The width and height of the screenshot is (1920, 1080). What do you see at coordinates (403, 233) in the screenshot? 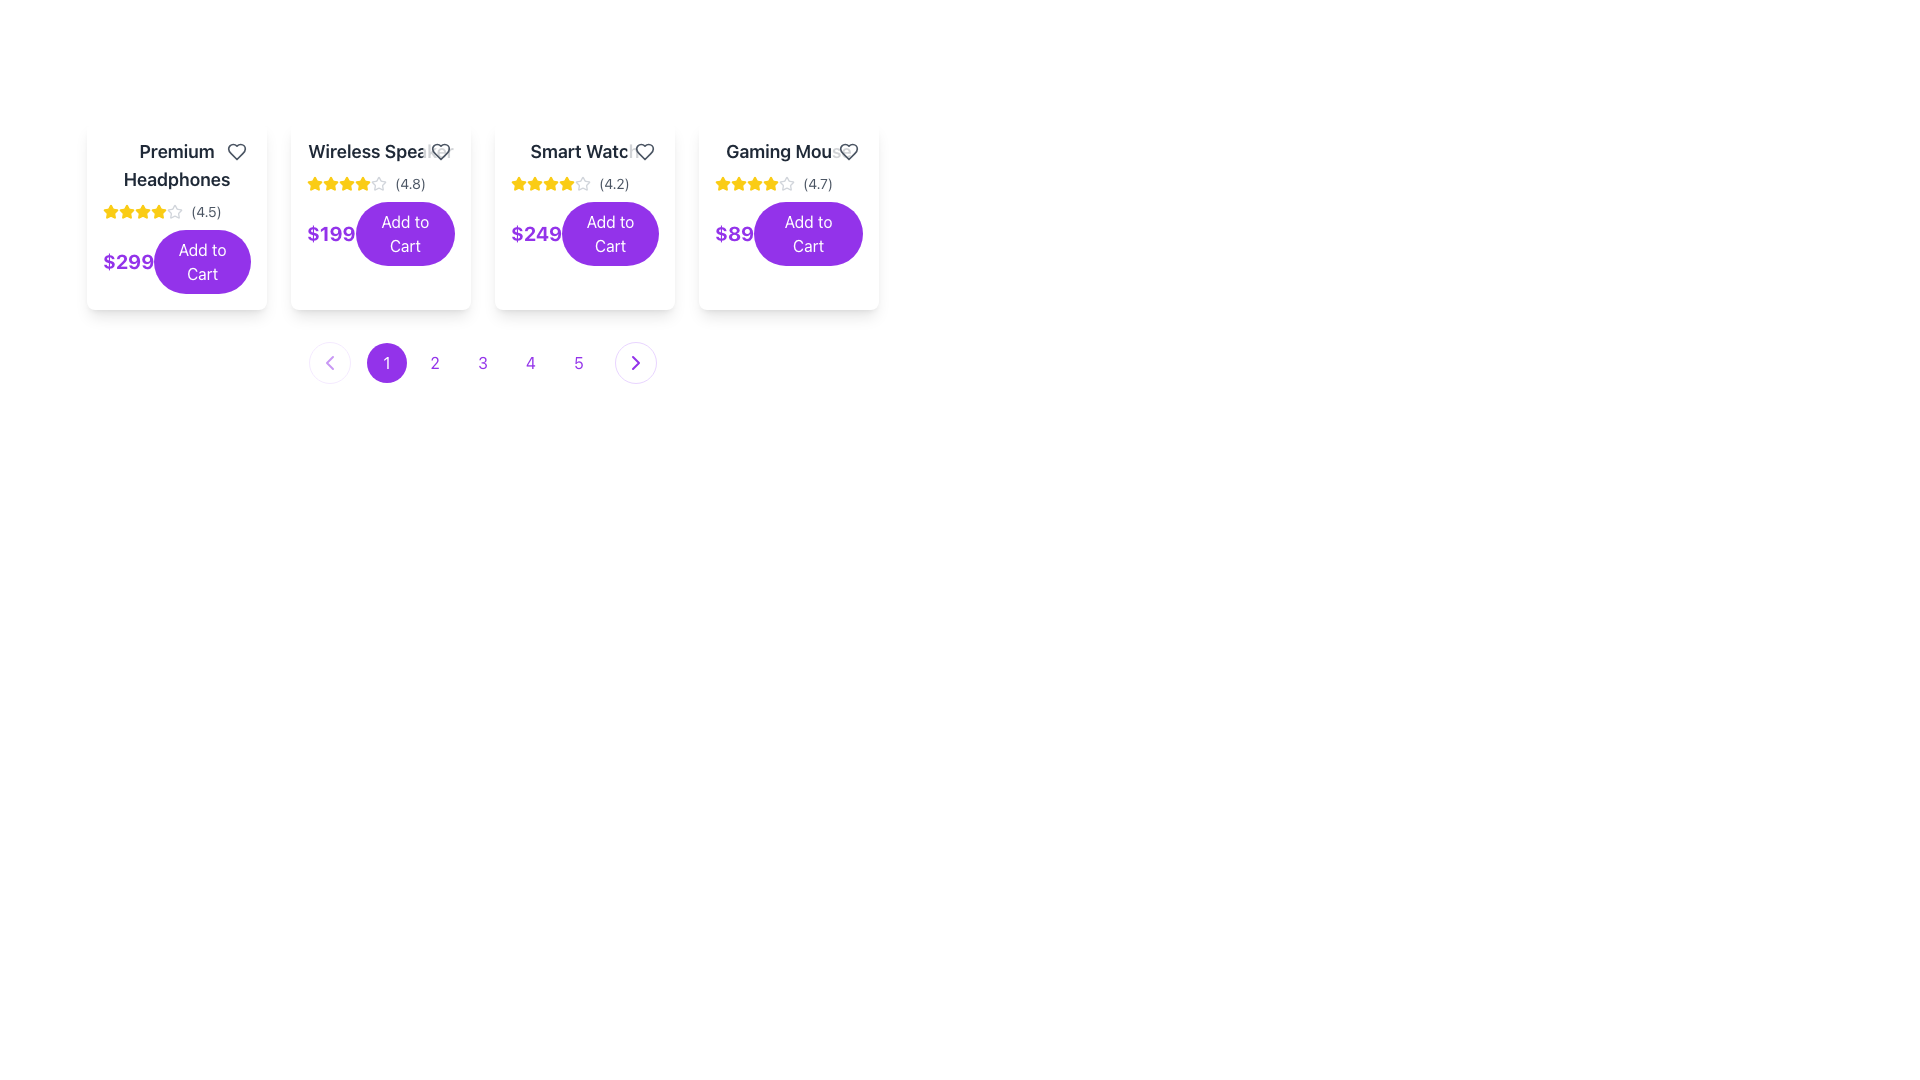
I see `the 'Add to Cart' button with a purple background and white text, which is the second button from the left` at bounding box center [403, 233].